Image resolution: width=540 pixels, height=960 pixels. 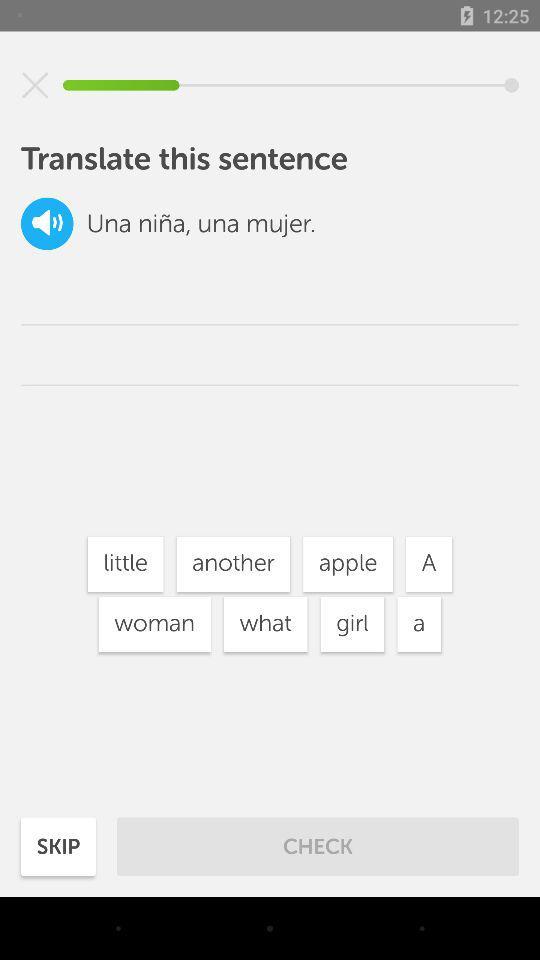 What do you see at coordinates (125, 564) in the screenshot?
I see `the little icon` at bounding box center [125, 564].